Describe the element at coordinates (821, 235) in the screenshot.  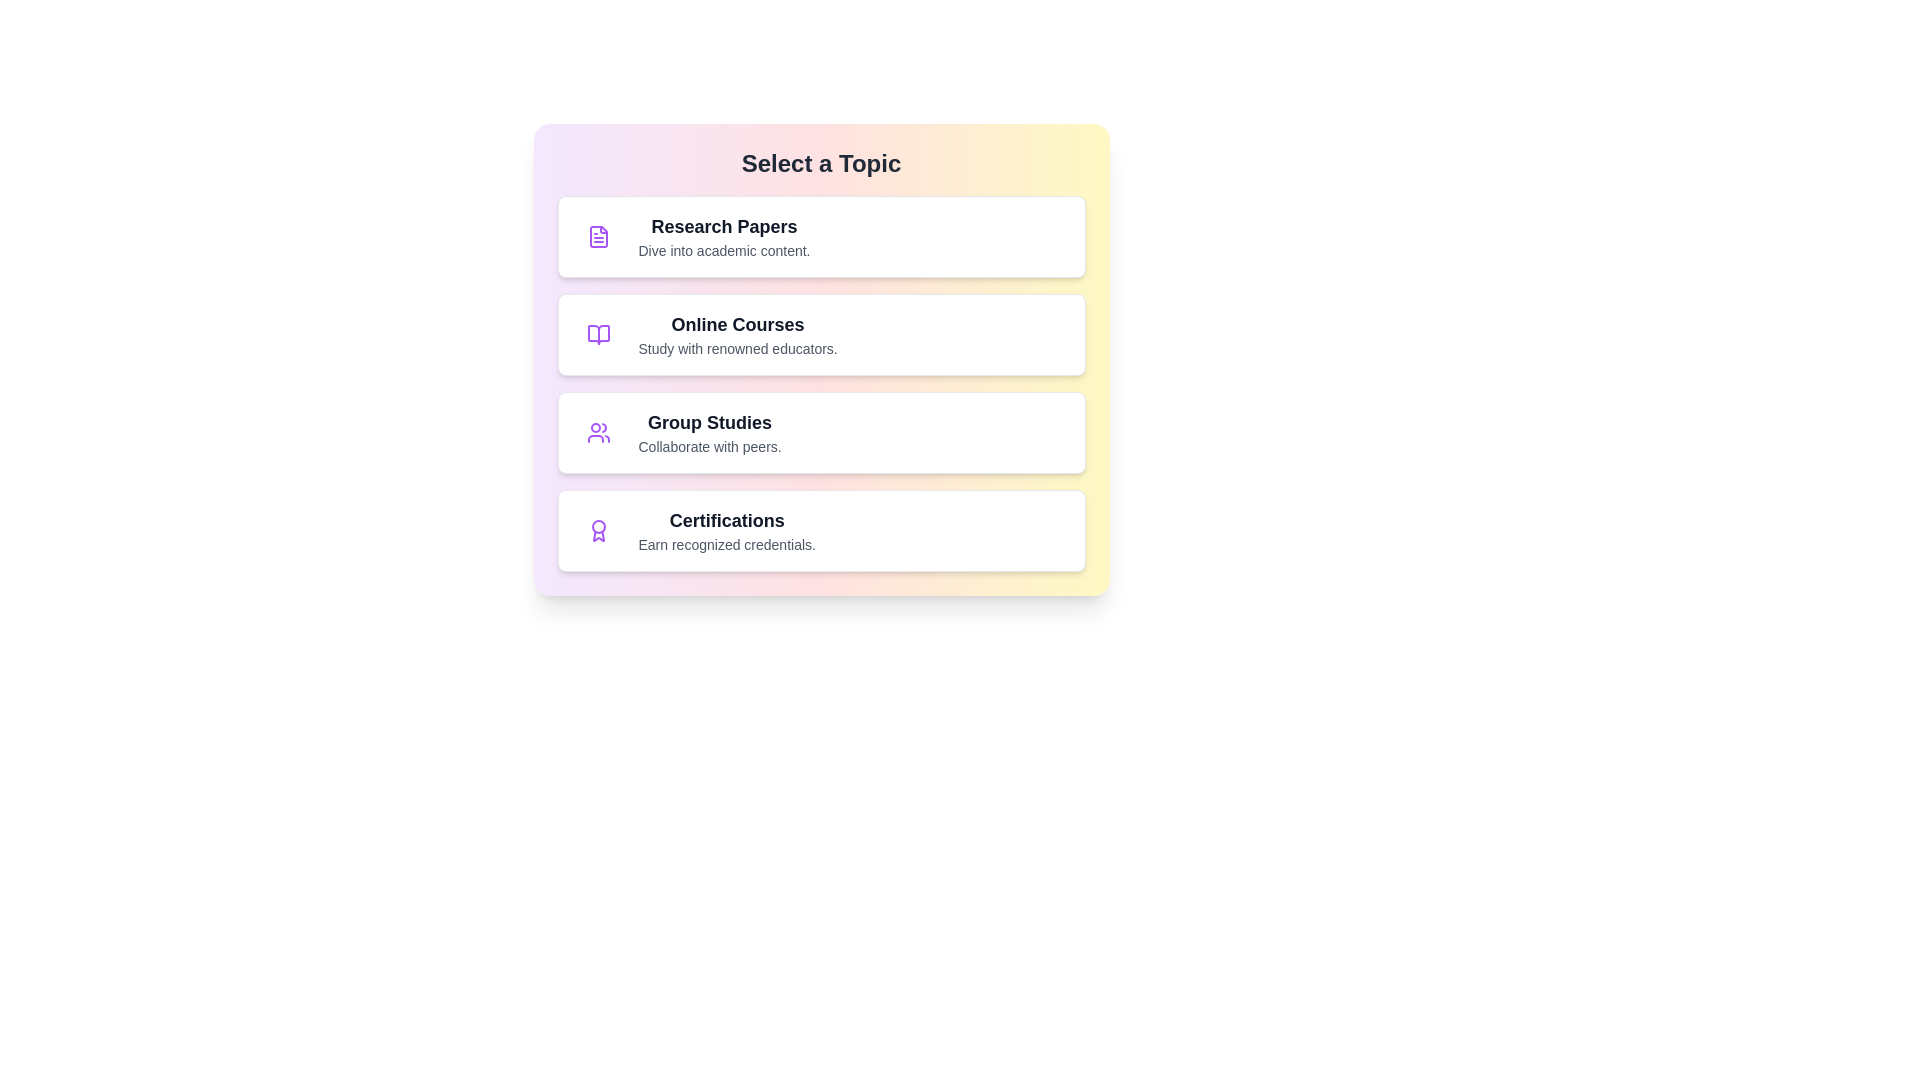
I see `the topic item labeled Research Papers to select it` at that location.